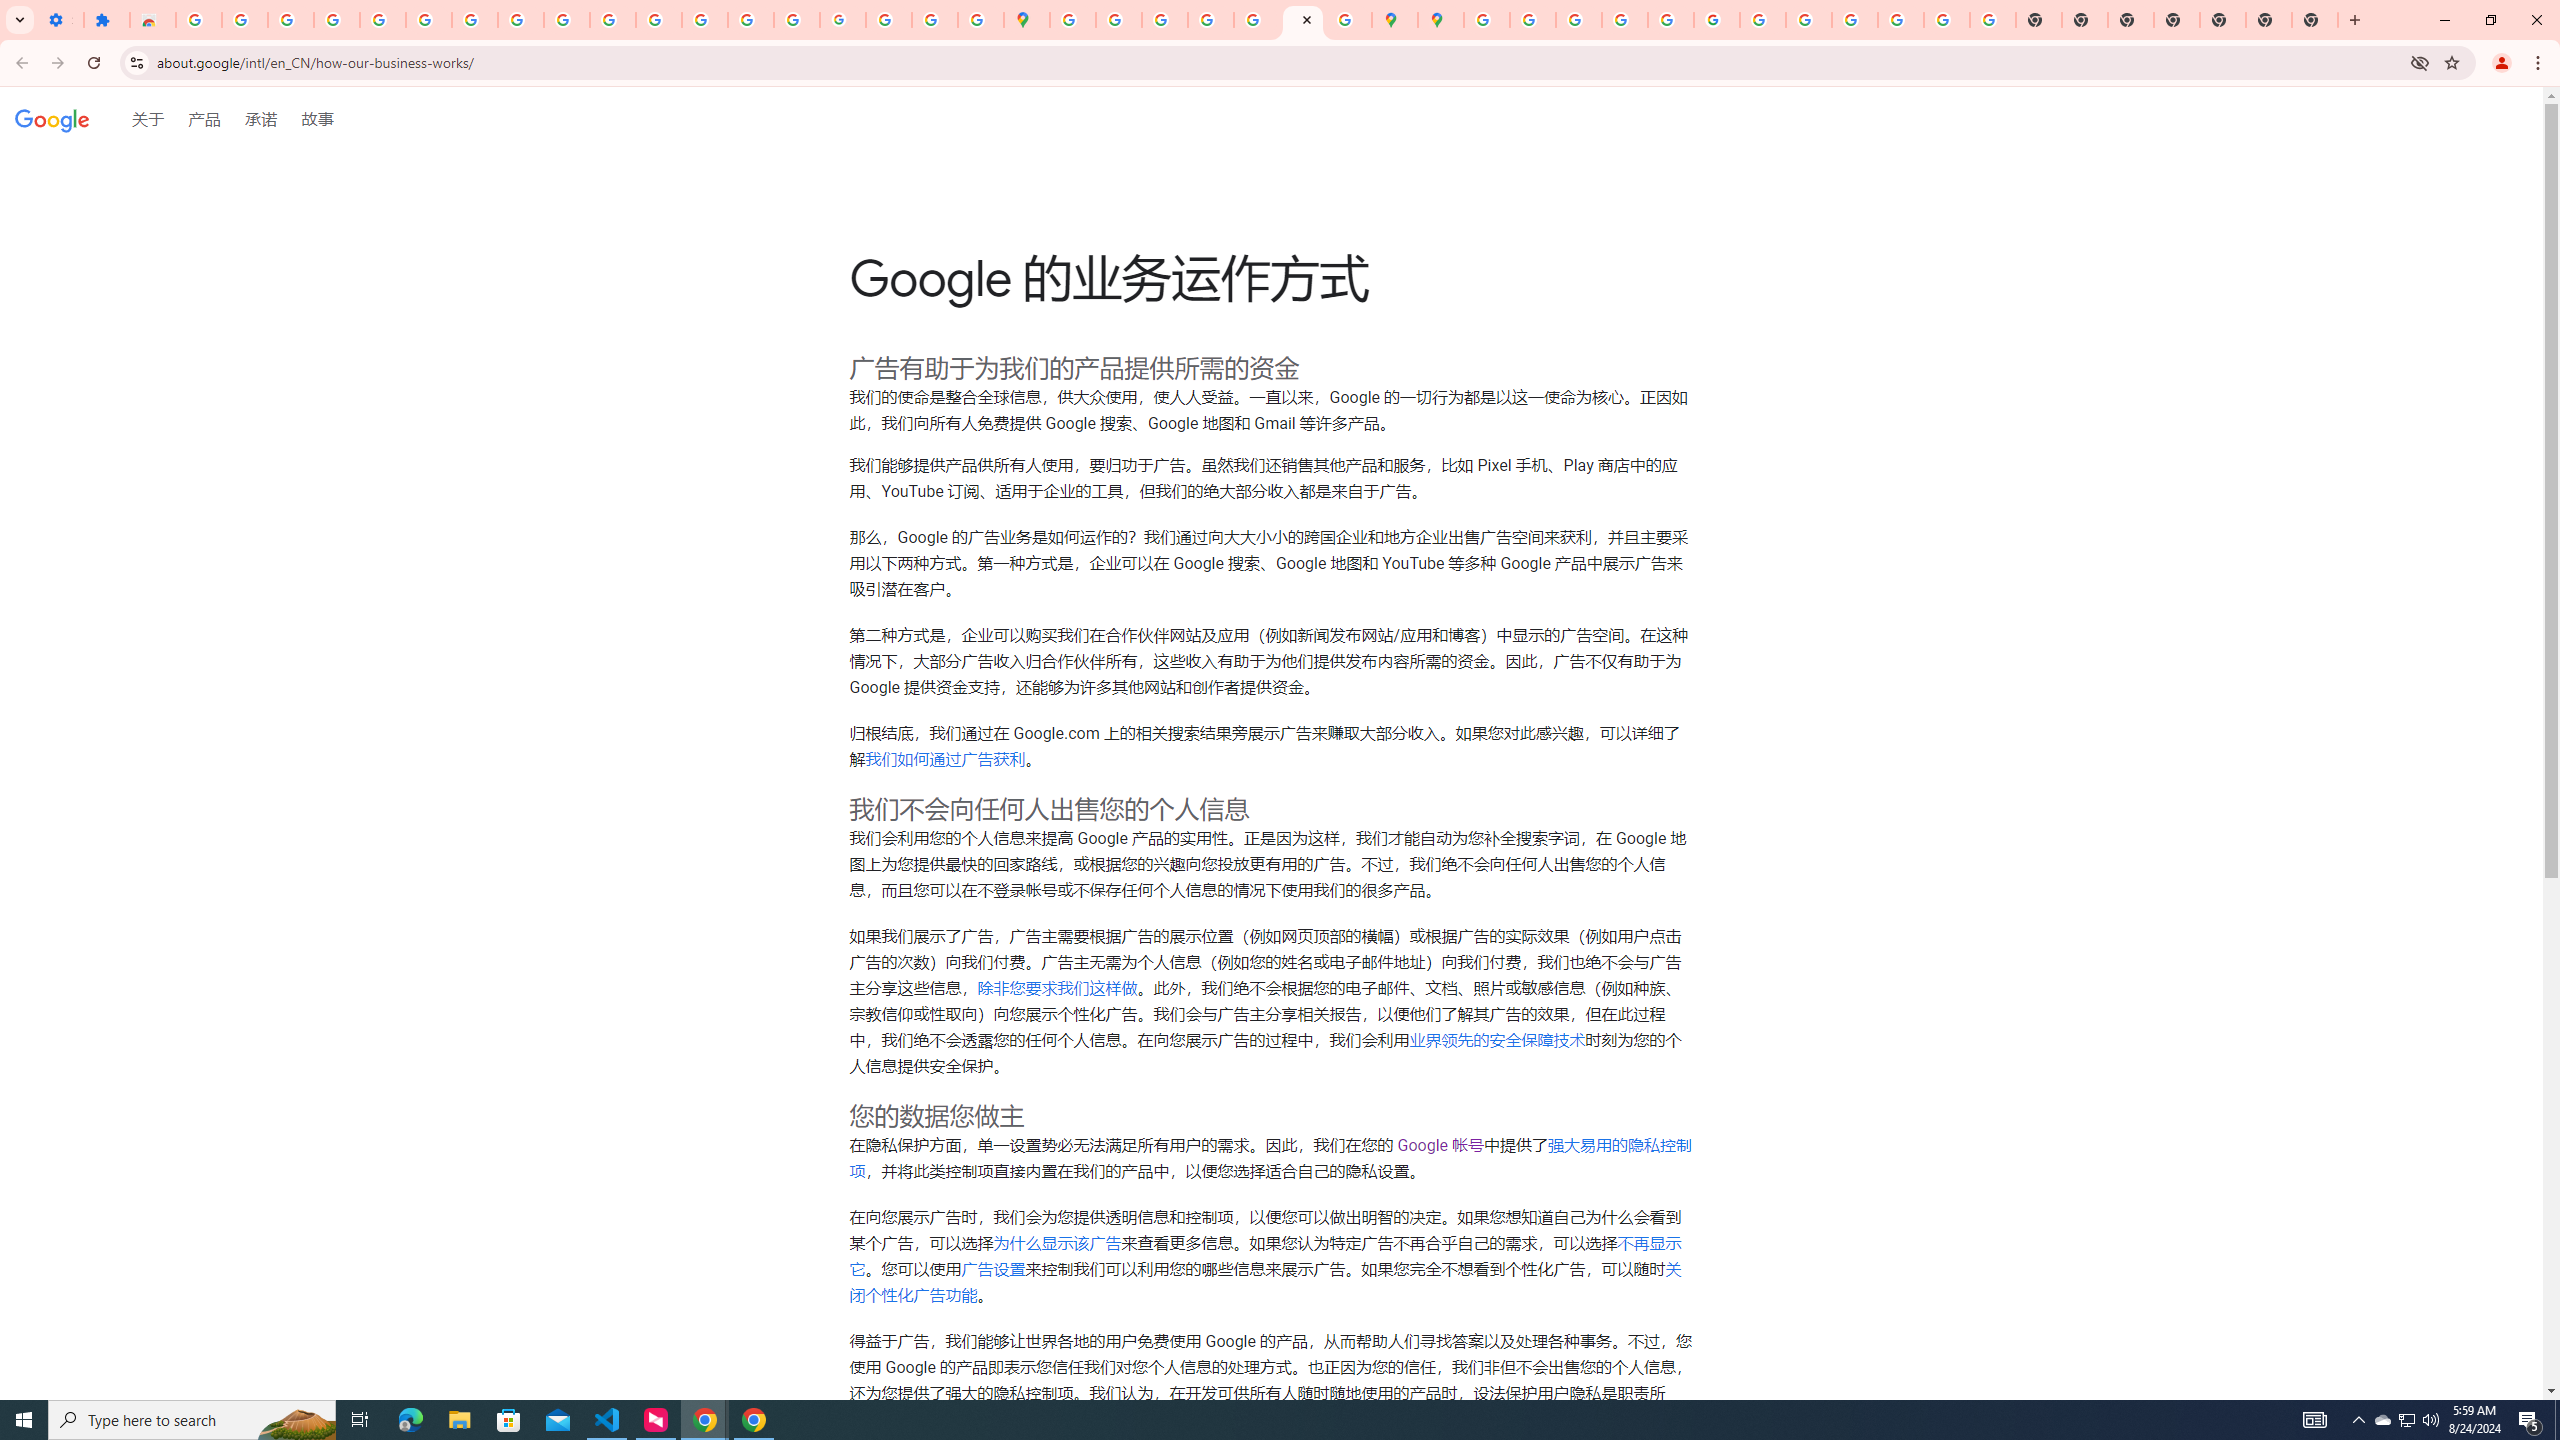 This screenshot has height=1440, width=2560. I want to click on 'Sign in - Google Accounts', so click(428, 19).